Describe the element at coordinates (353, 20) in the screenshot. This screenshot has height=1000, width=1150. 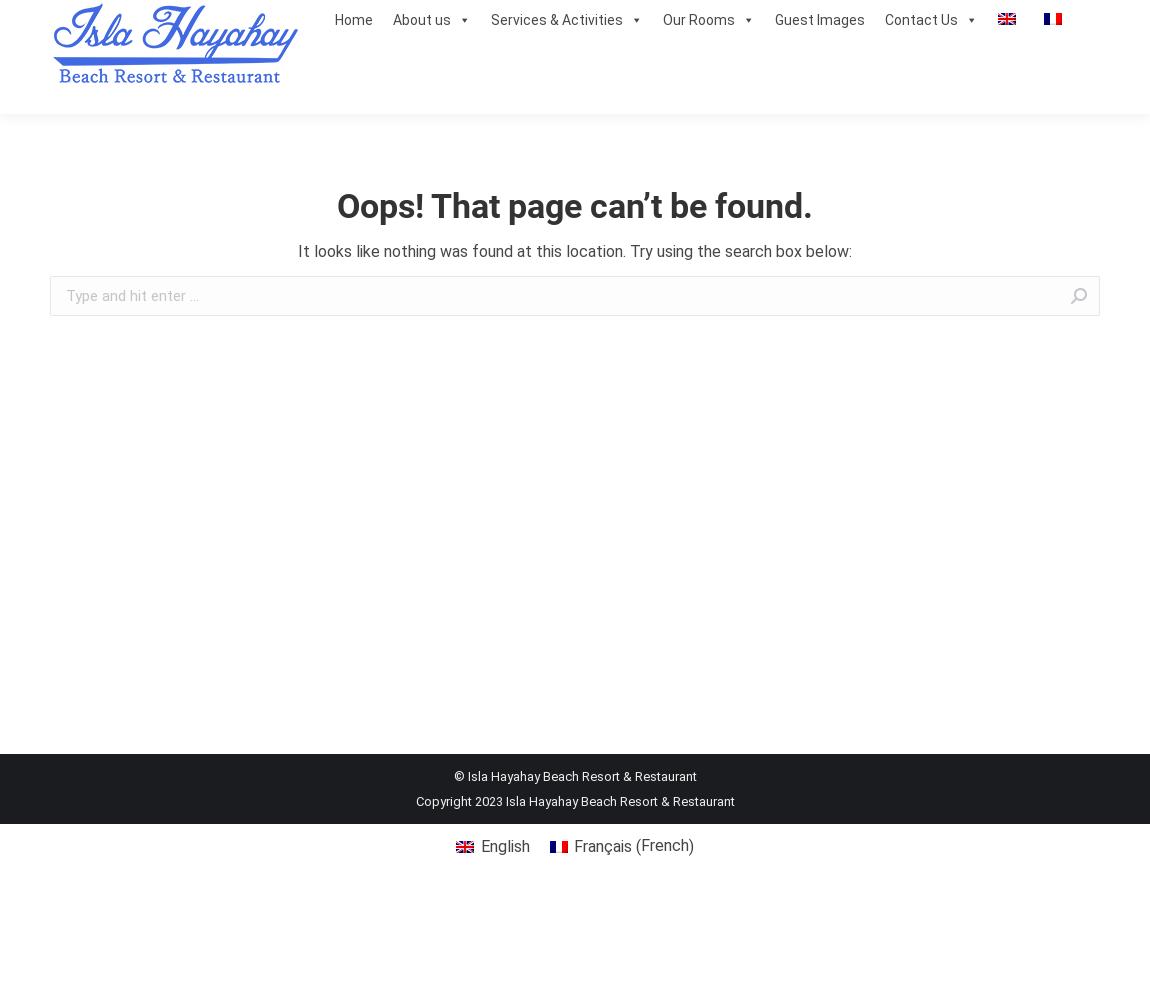
I see `'Home'` at that location.